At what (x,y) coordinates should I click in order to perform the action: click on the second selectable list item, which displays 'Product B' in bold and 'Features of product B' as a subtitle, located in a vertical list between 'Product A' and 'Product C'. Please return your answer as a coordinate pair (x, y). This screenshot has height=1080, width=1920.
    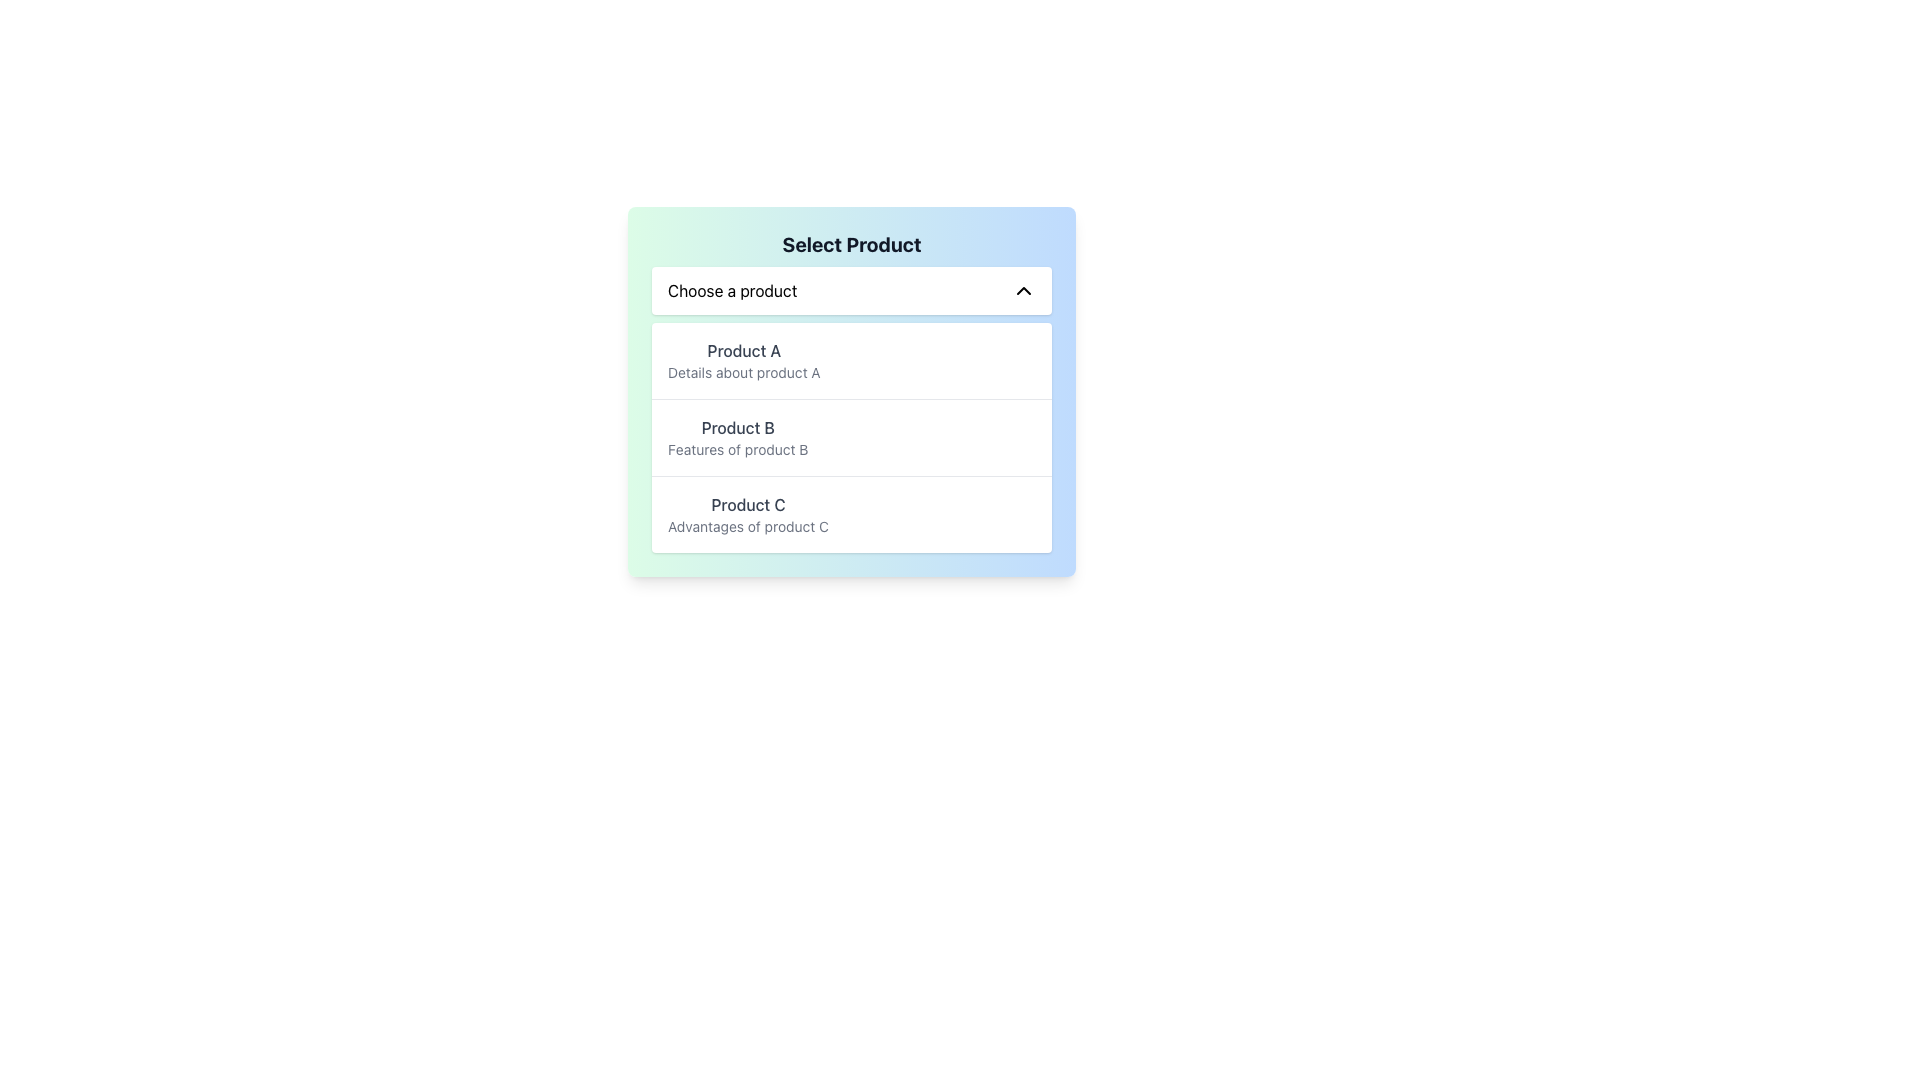
    Looking at the image, I should click on (851, 436).